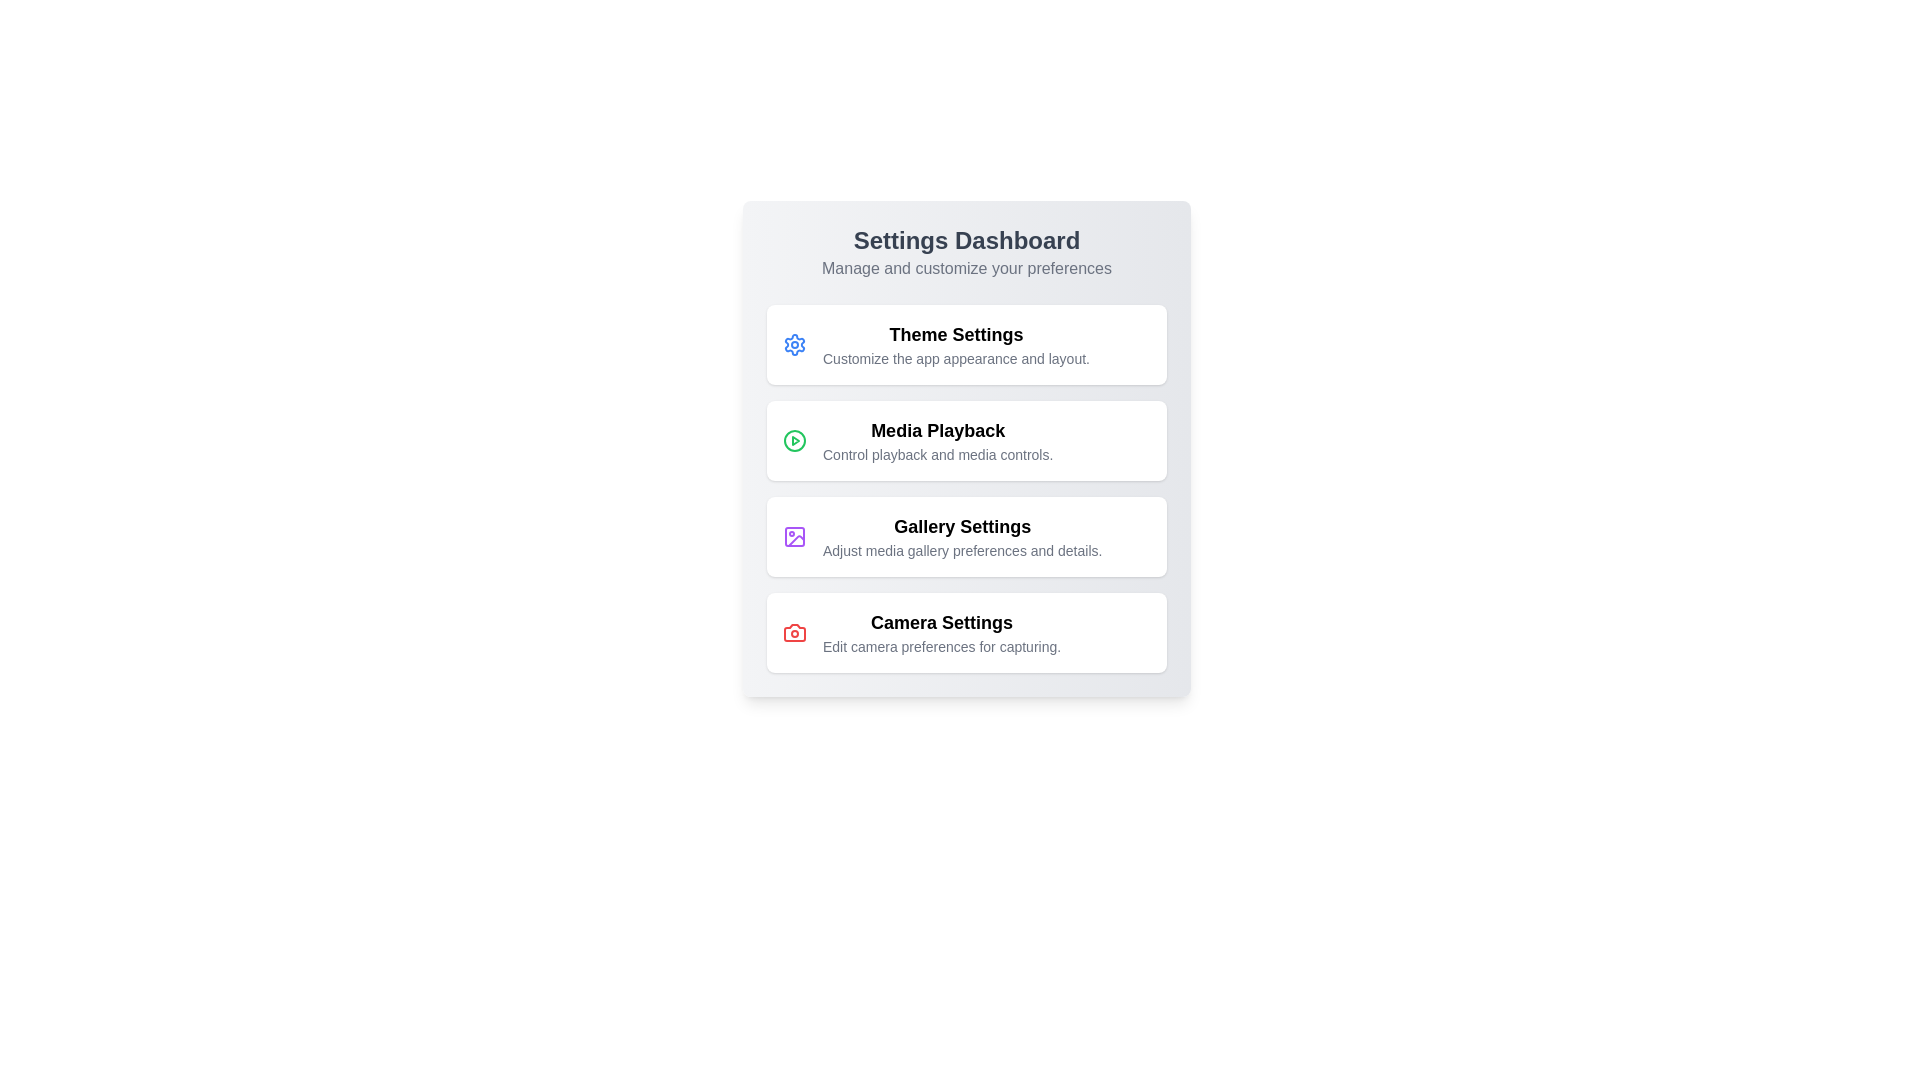  Describe the element at coordinates (794, 632) in the screenshot. I see `the stylized red camera icon, which is the left-most component of the 'Camera Settings' row in the settings options` at that location.